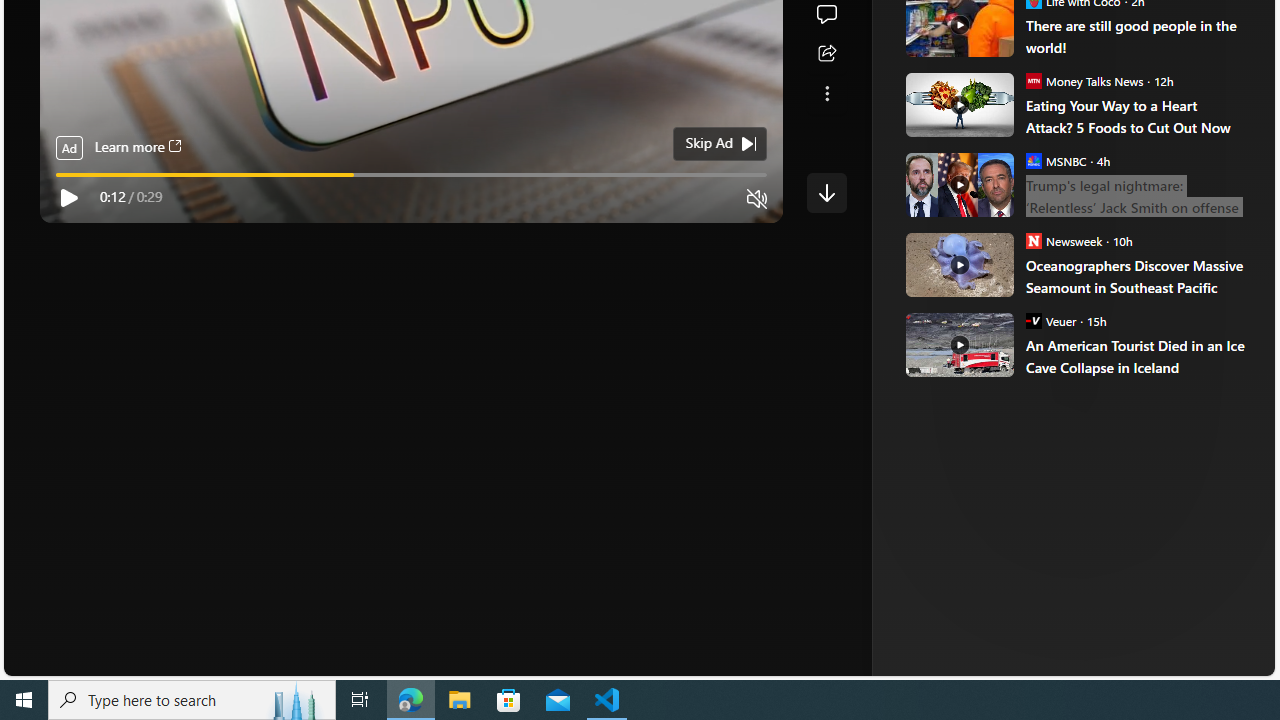  What do you see at coordinates (826, 53) in the screenshot?
I see `'Share this story'` at bounding box center [826, 53].